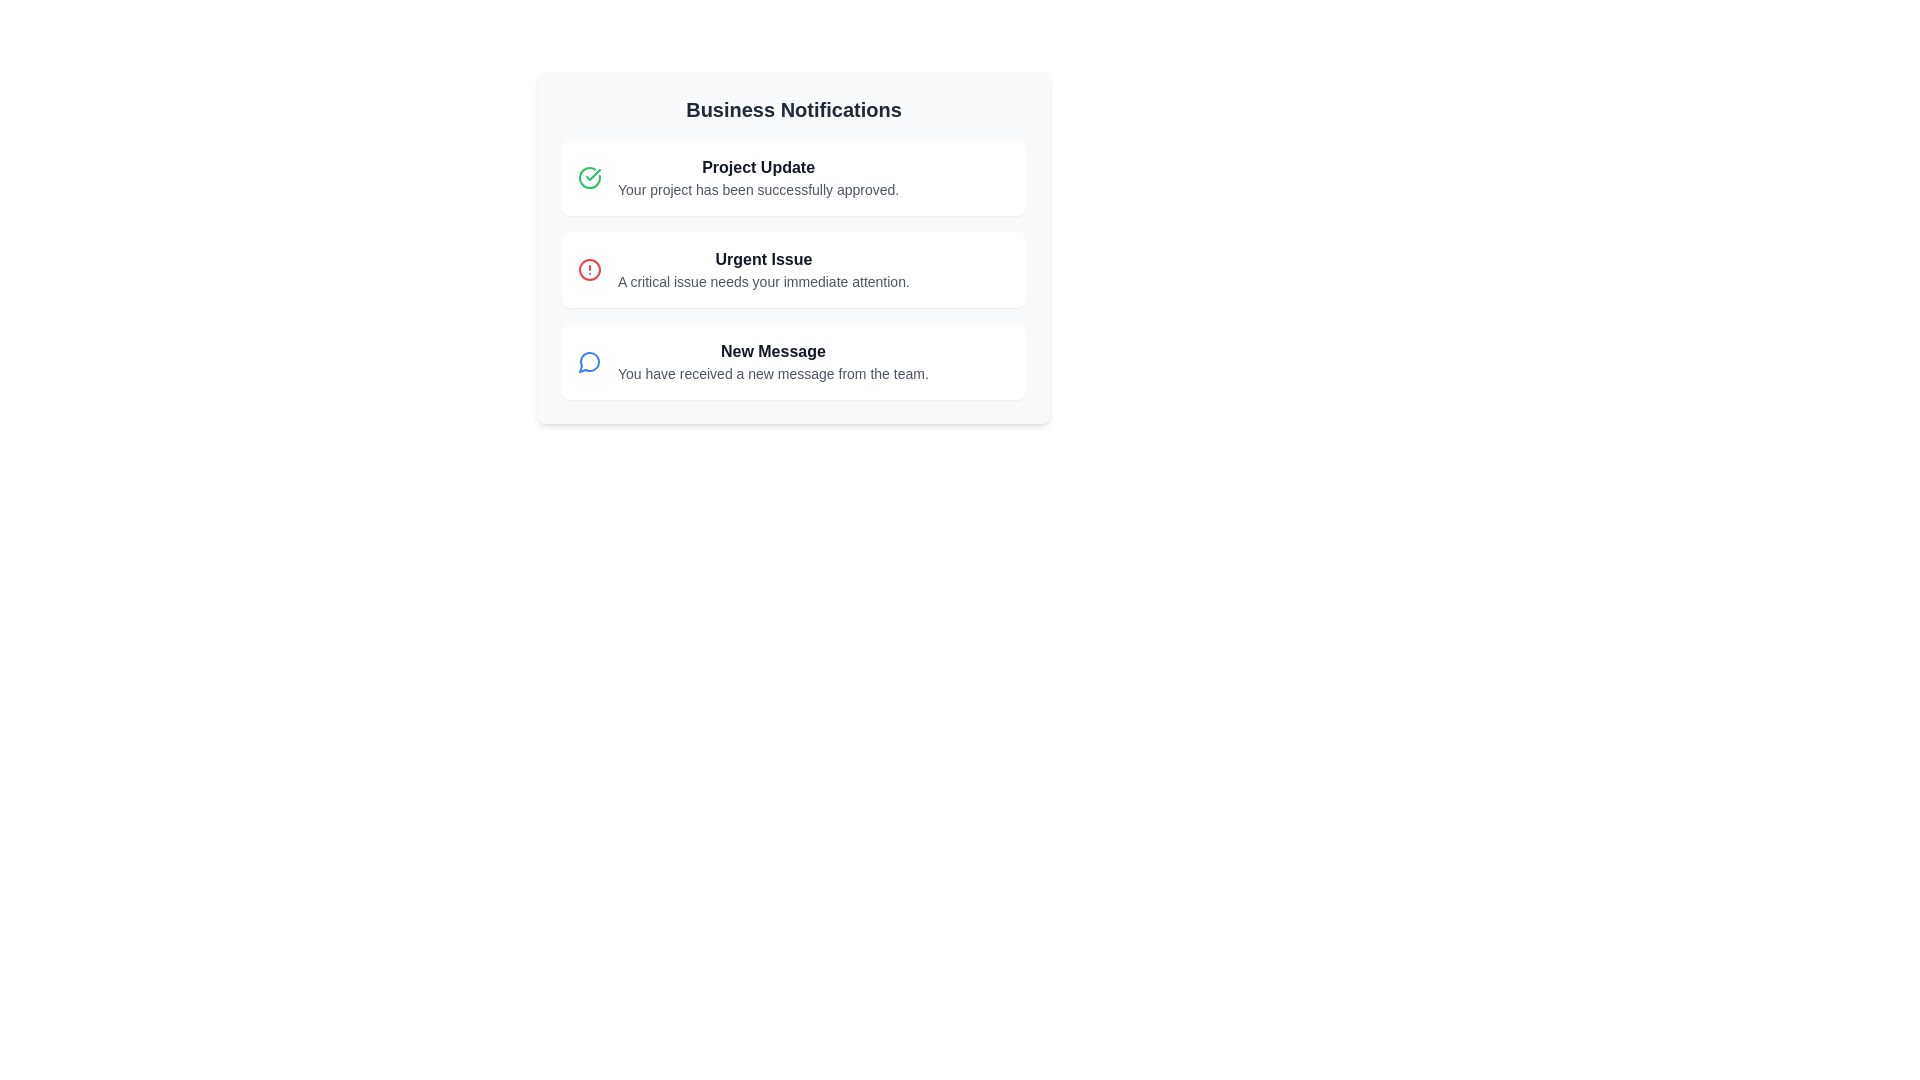 The image size is (1920, 1080). I want to click on the Informational notification box that displays a critical issue notification, so click(762, 270).